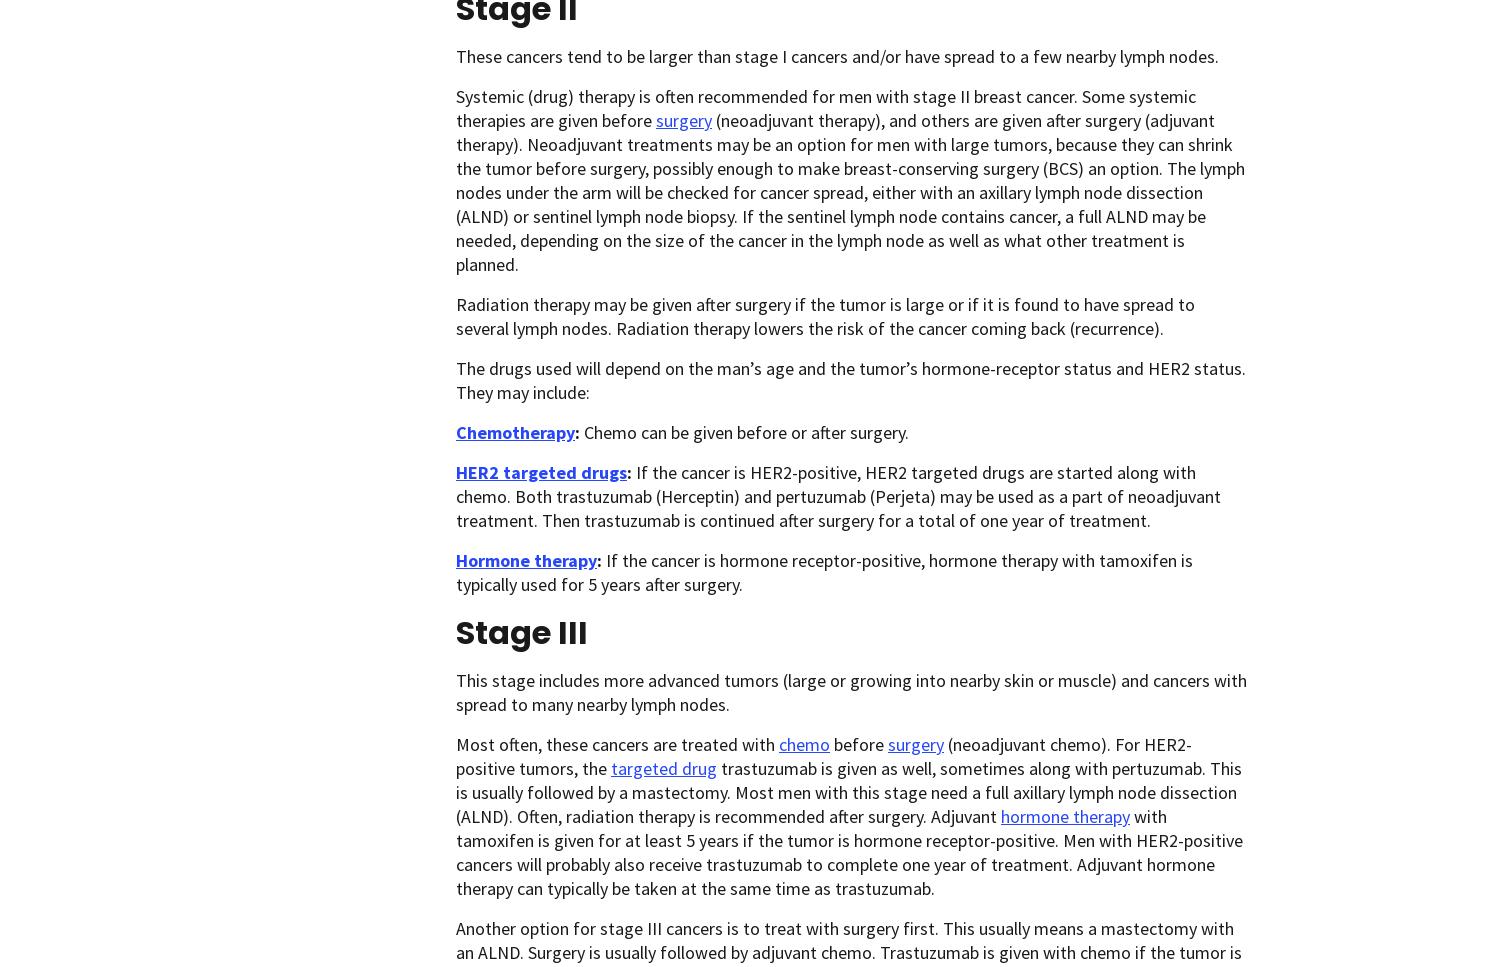 The height and width of the screenshot is (967, 1500). What do you see at coordinates (664, 768) in the screenshot?
I see `'targeted drug'` at bounding box center [664, 768].